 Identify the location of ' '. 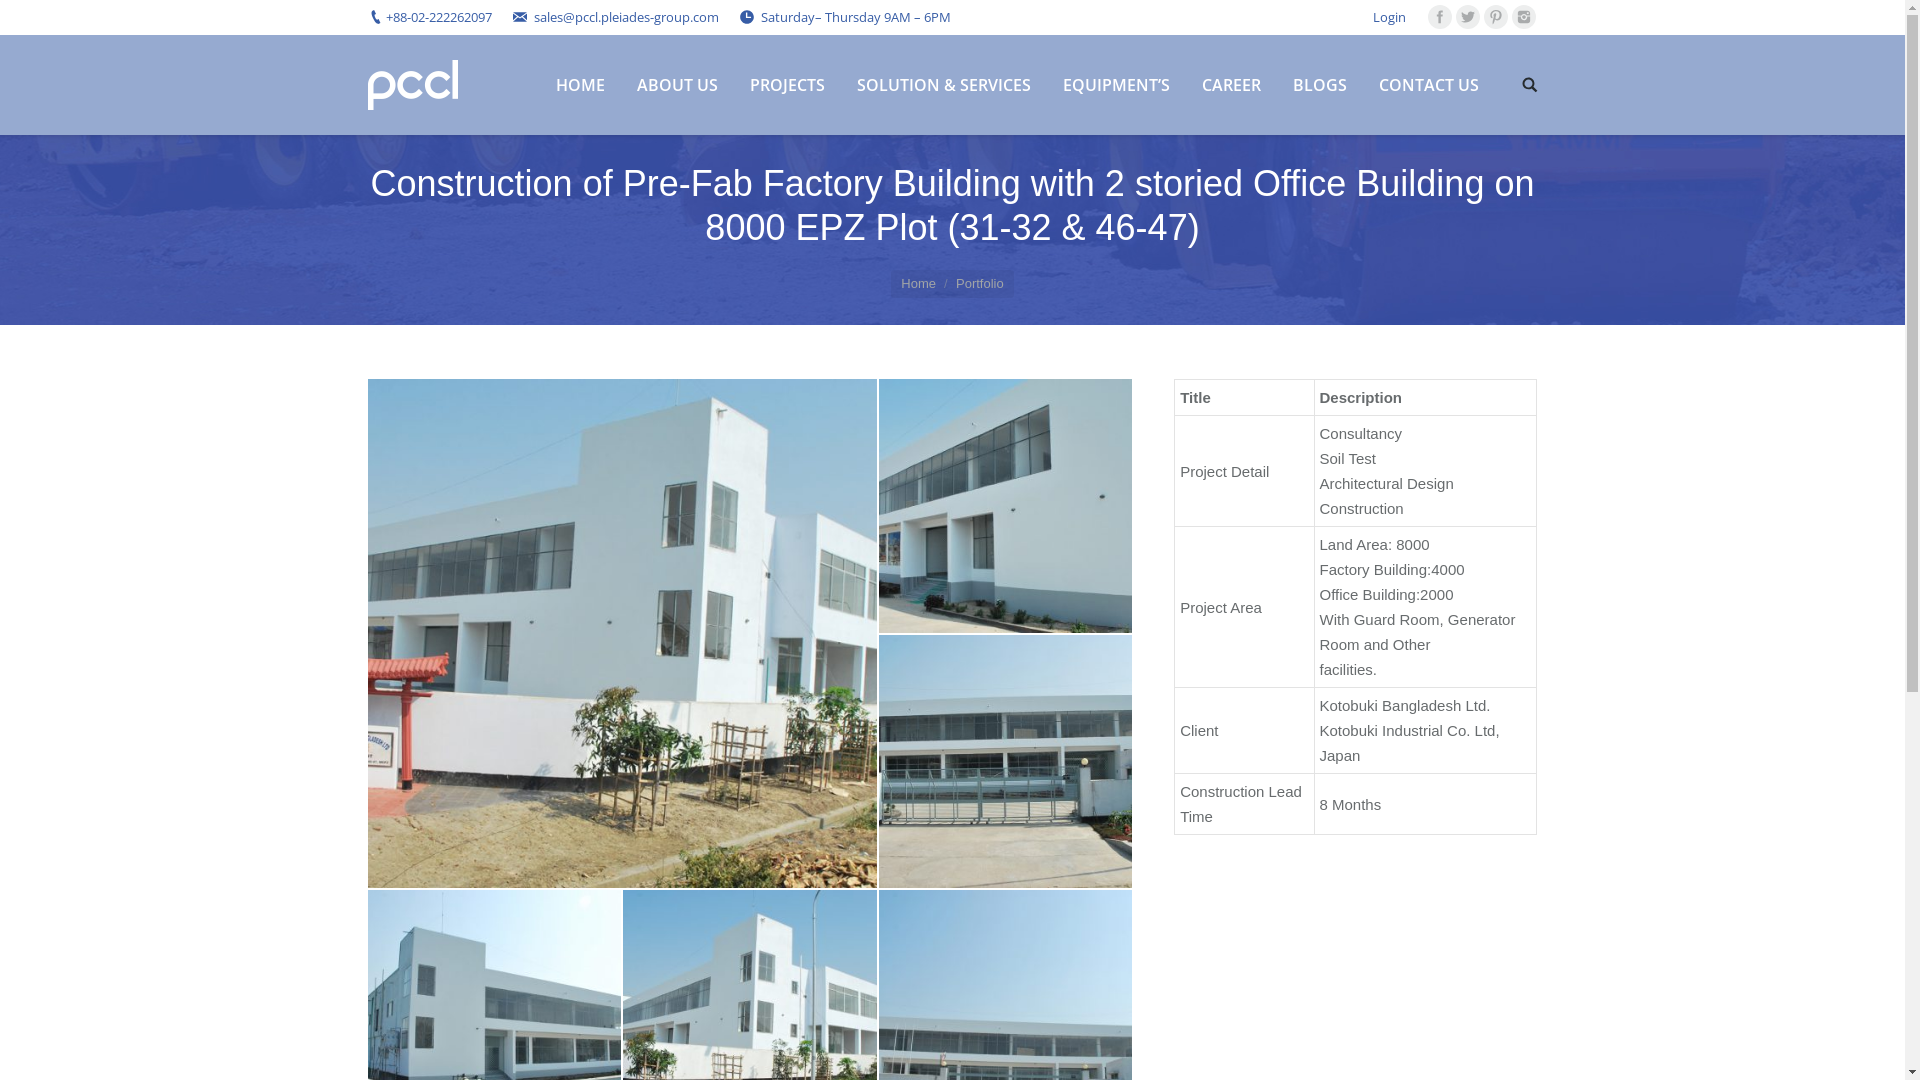
(1529, 83).